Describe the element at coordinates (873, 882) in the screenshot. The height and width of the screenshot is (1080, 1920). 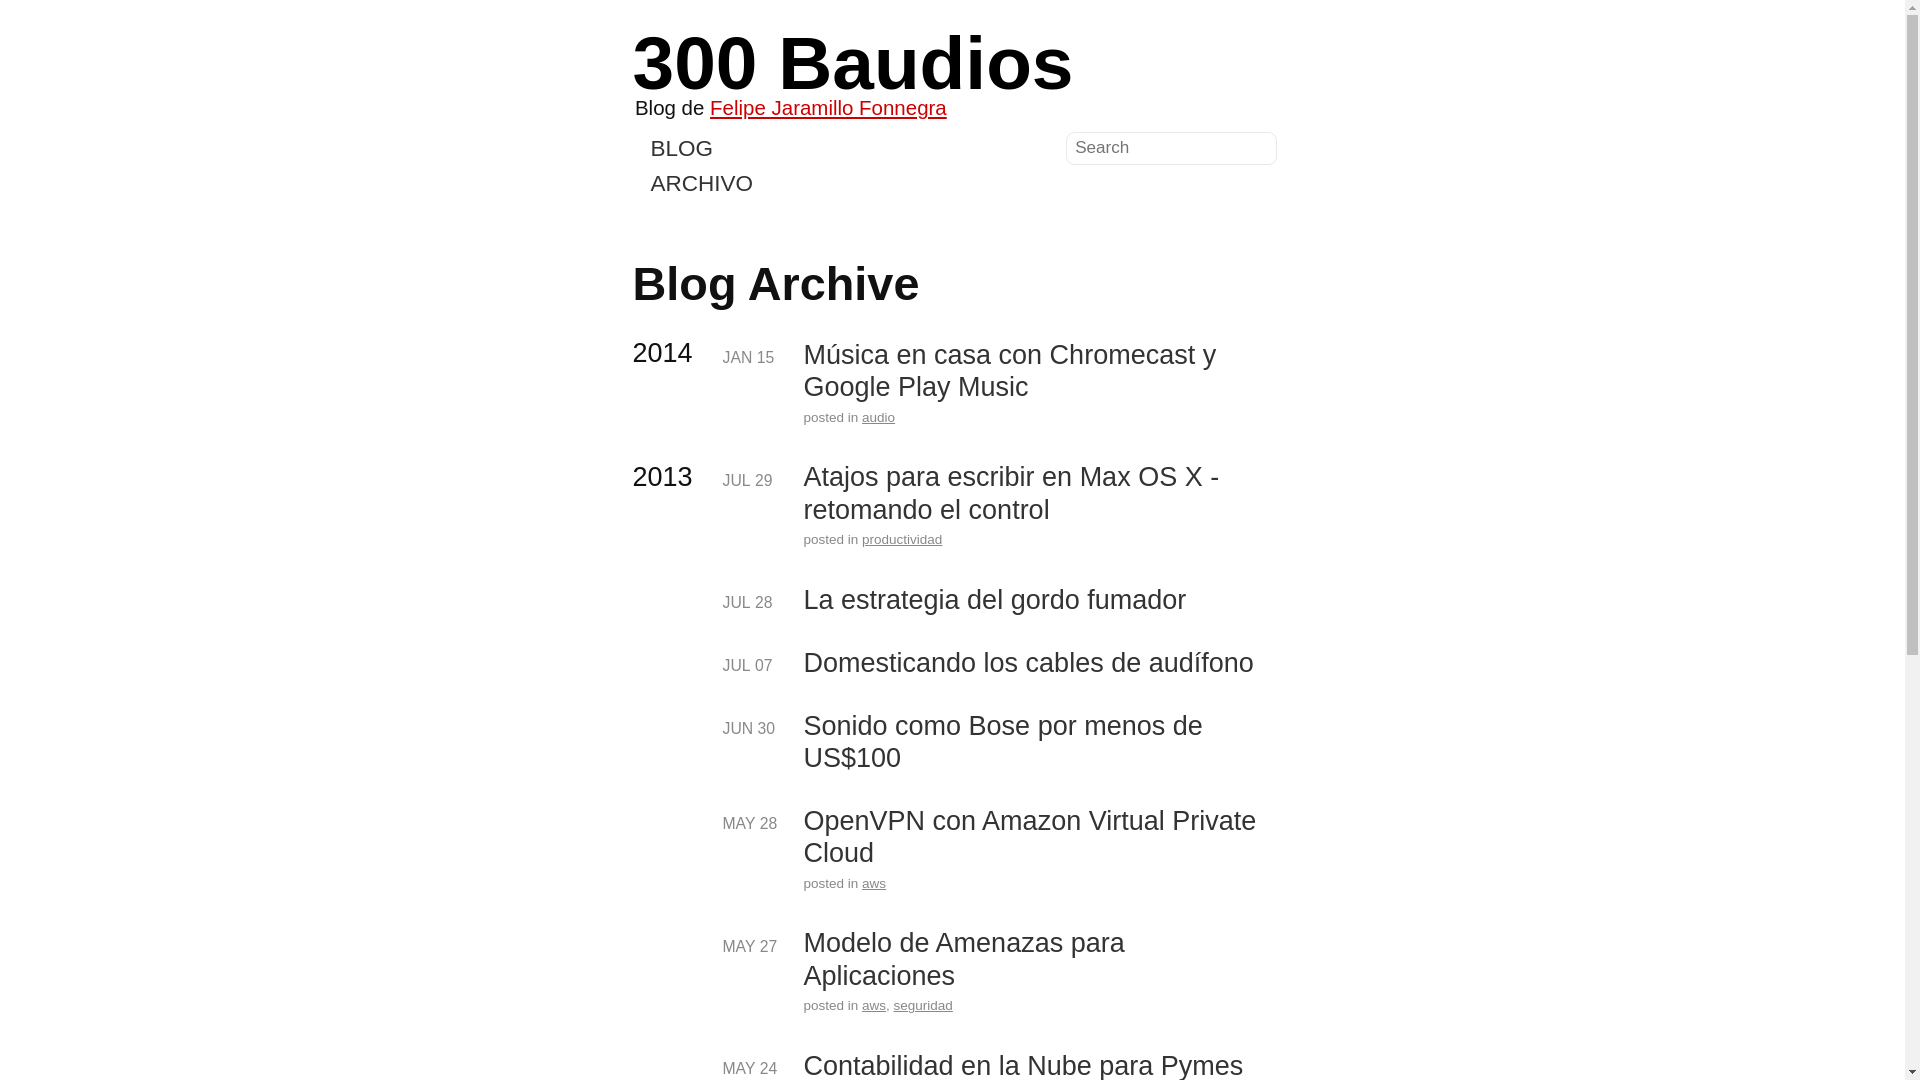
I see `'aws'` at that location.